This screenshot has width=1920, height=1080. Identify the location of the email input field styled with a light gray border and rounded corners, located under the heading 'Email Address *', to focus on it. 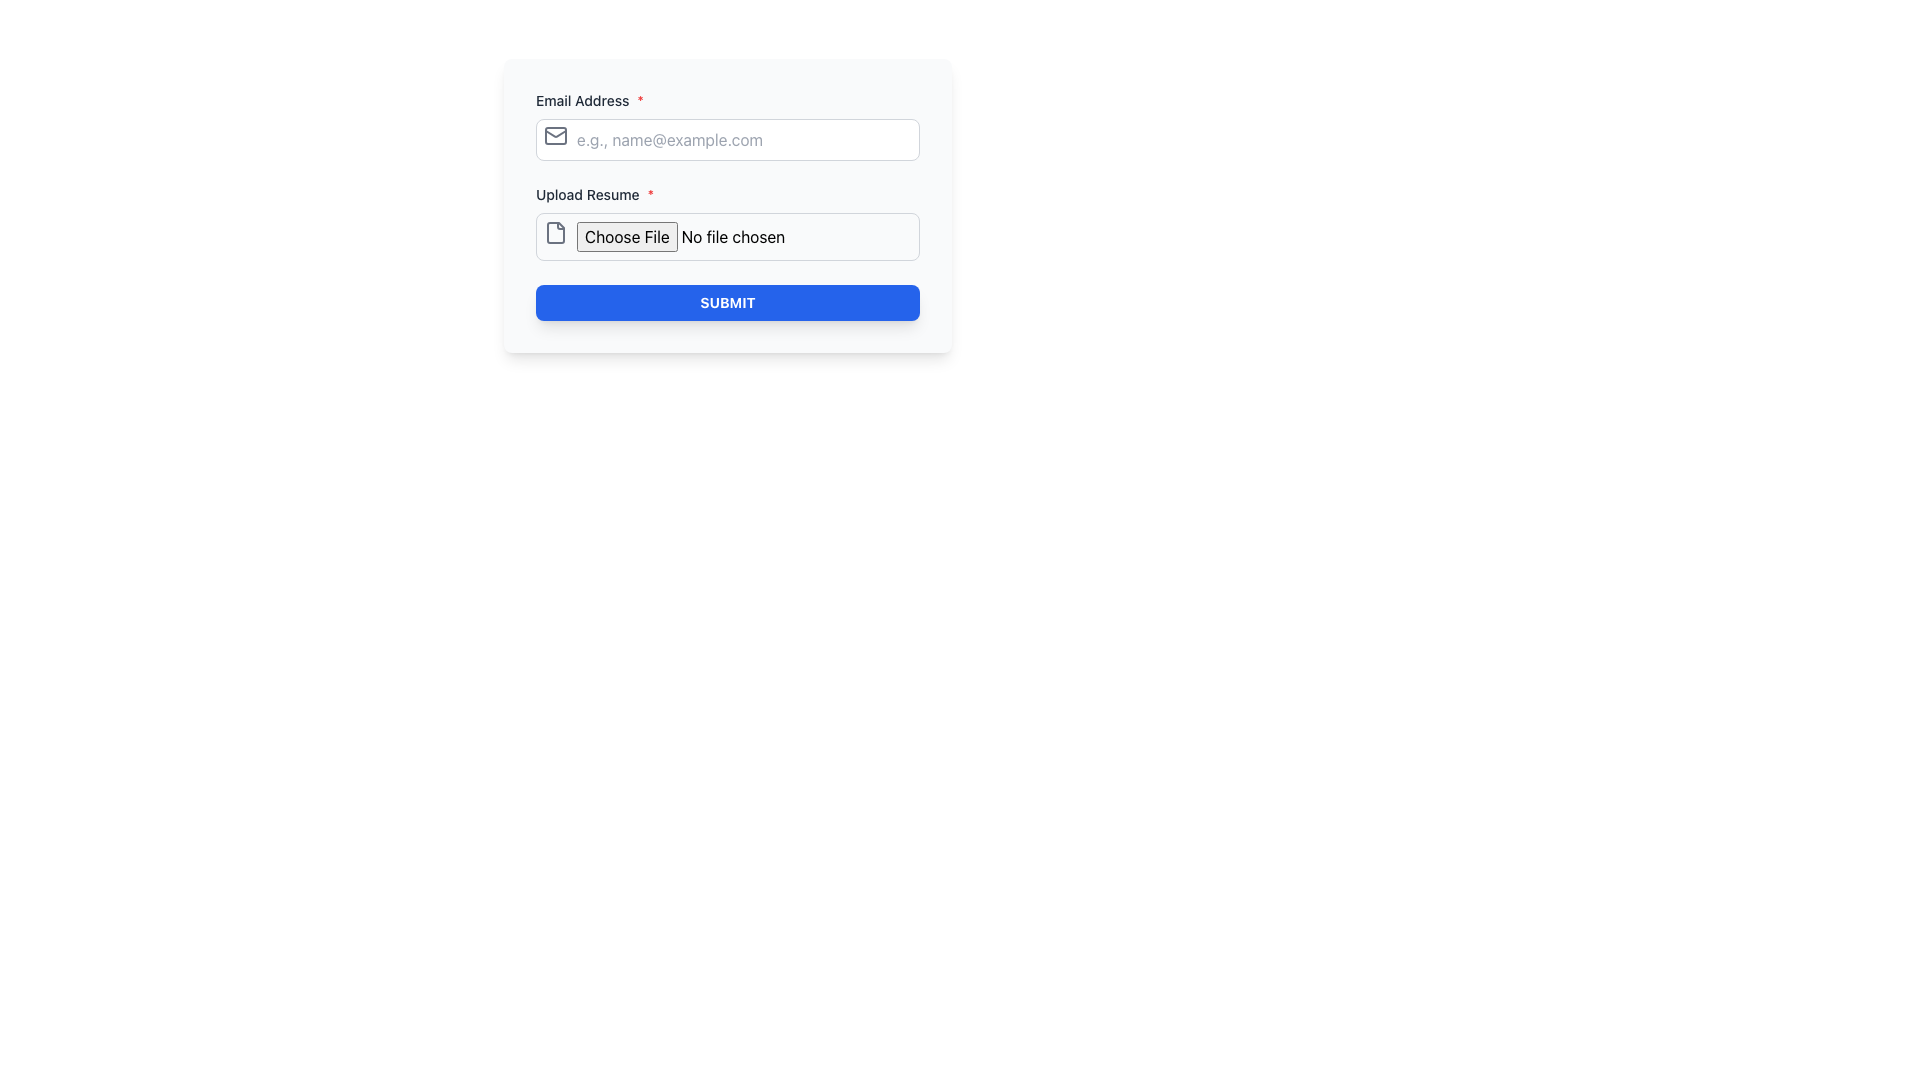
(727, 138).